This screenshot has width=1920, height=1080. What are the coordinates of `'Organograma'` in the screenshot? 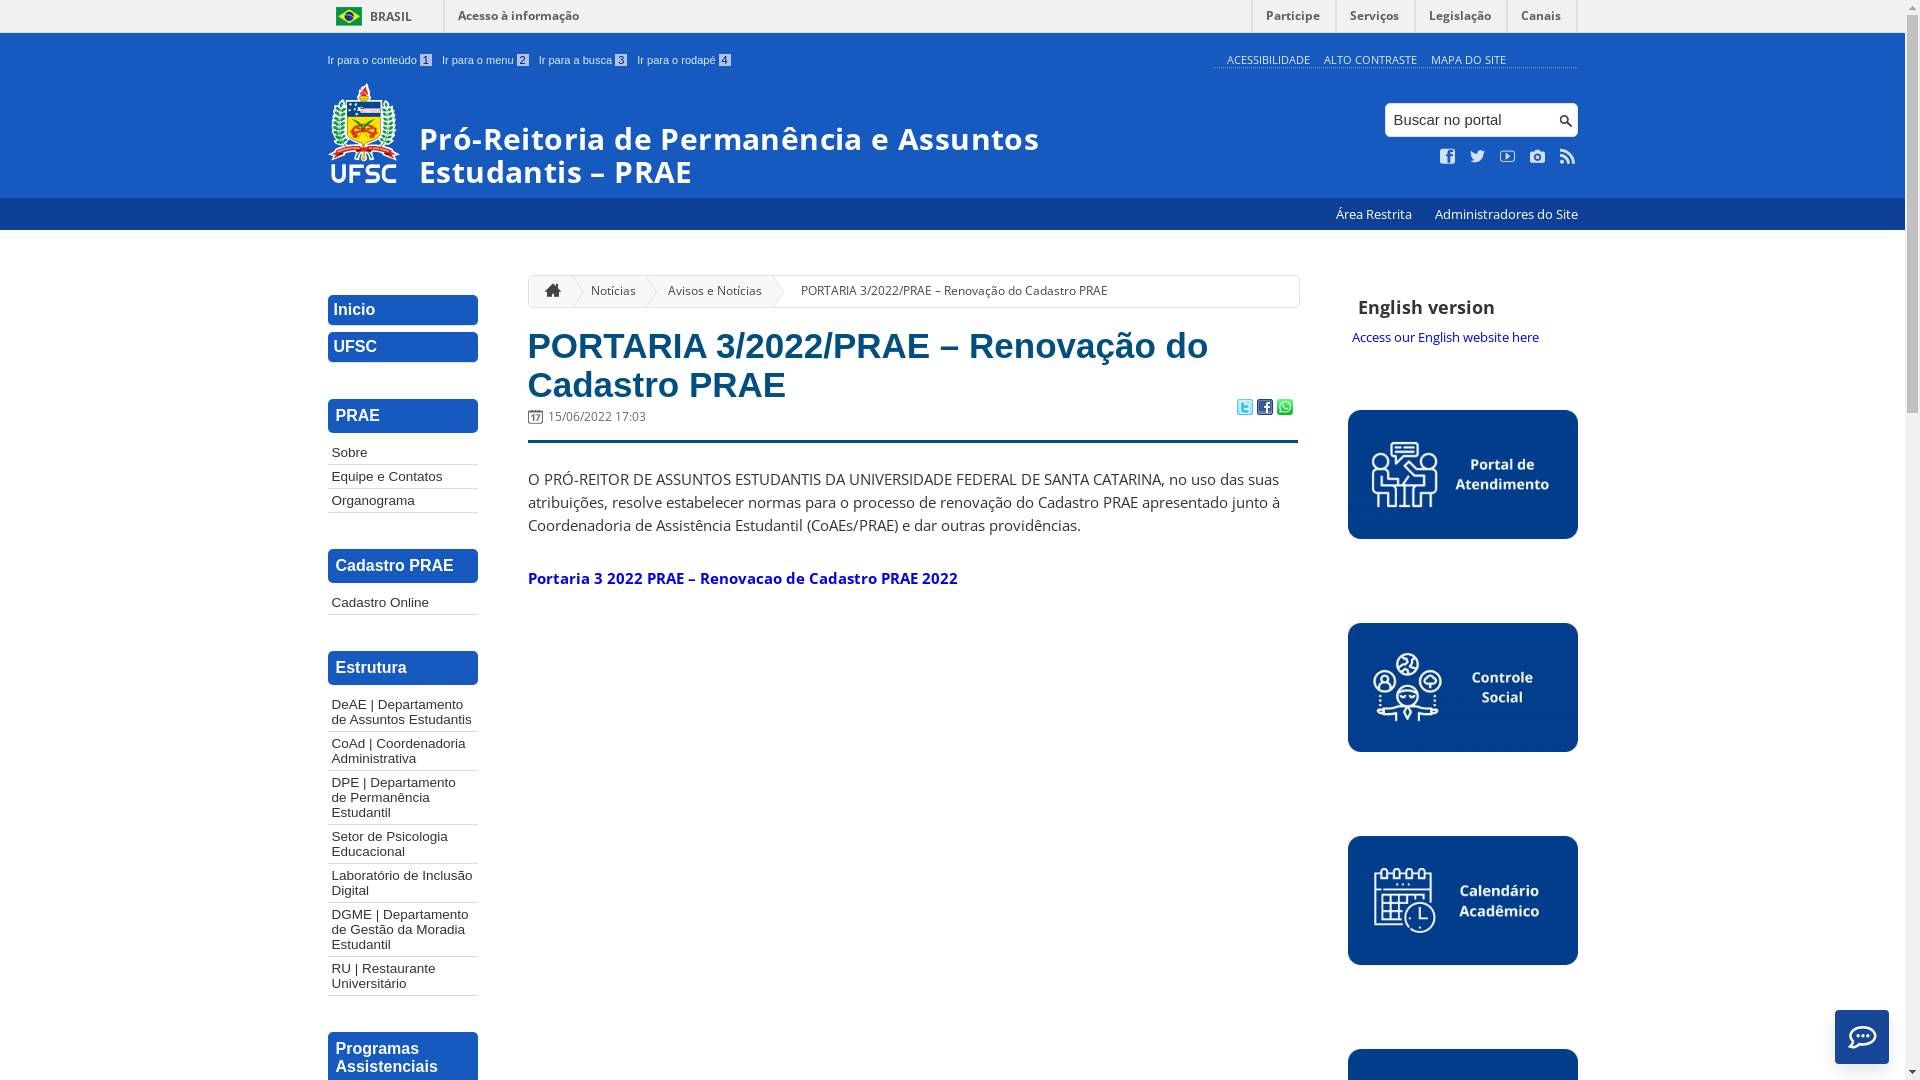 It's located at (402, 499).